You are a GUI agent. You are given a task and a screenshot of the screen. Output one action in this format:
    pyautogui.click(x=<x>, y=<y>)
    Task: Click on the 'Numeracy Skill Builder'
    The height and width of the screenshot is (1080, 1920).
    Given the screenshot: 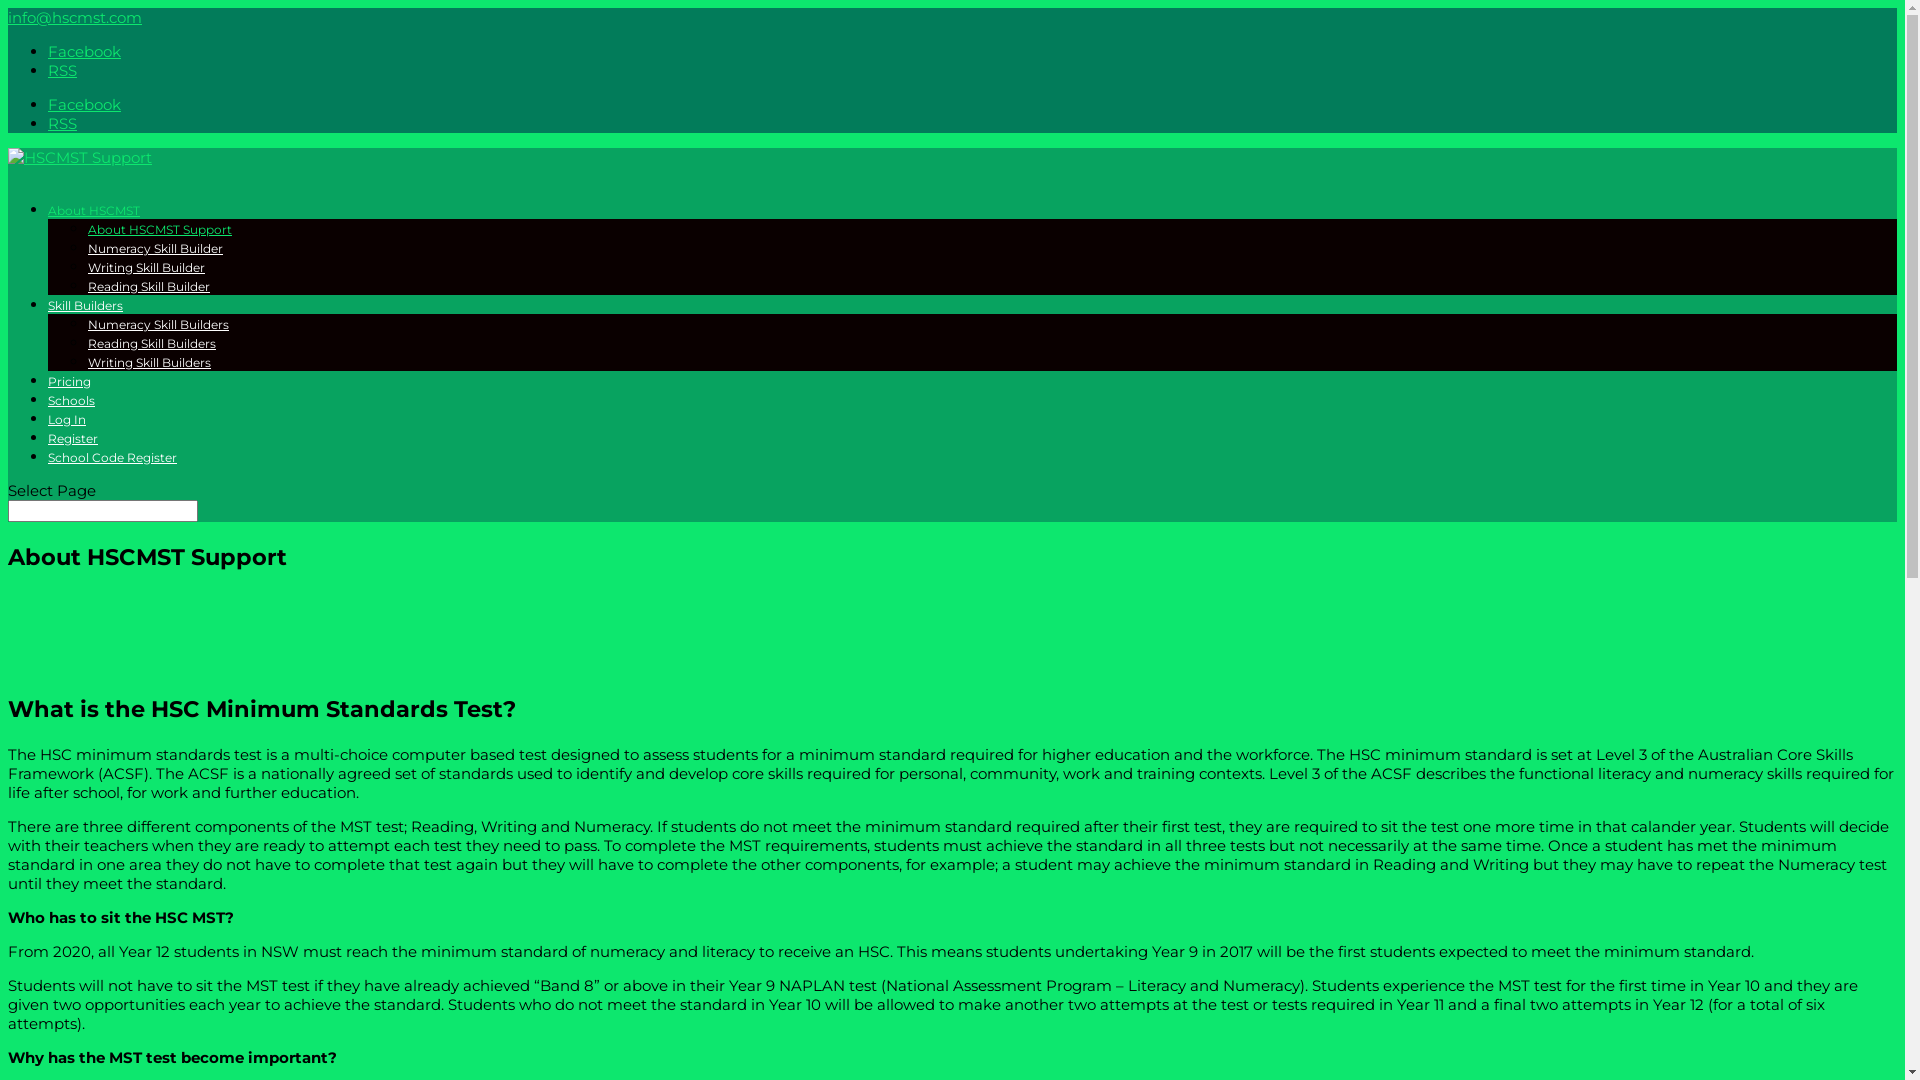 What is the action you would take?
    pyautogui.click(x=154, y=247)
    